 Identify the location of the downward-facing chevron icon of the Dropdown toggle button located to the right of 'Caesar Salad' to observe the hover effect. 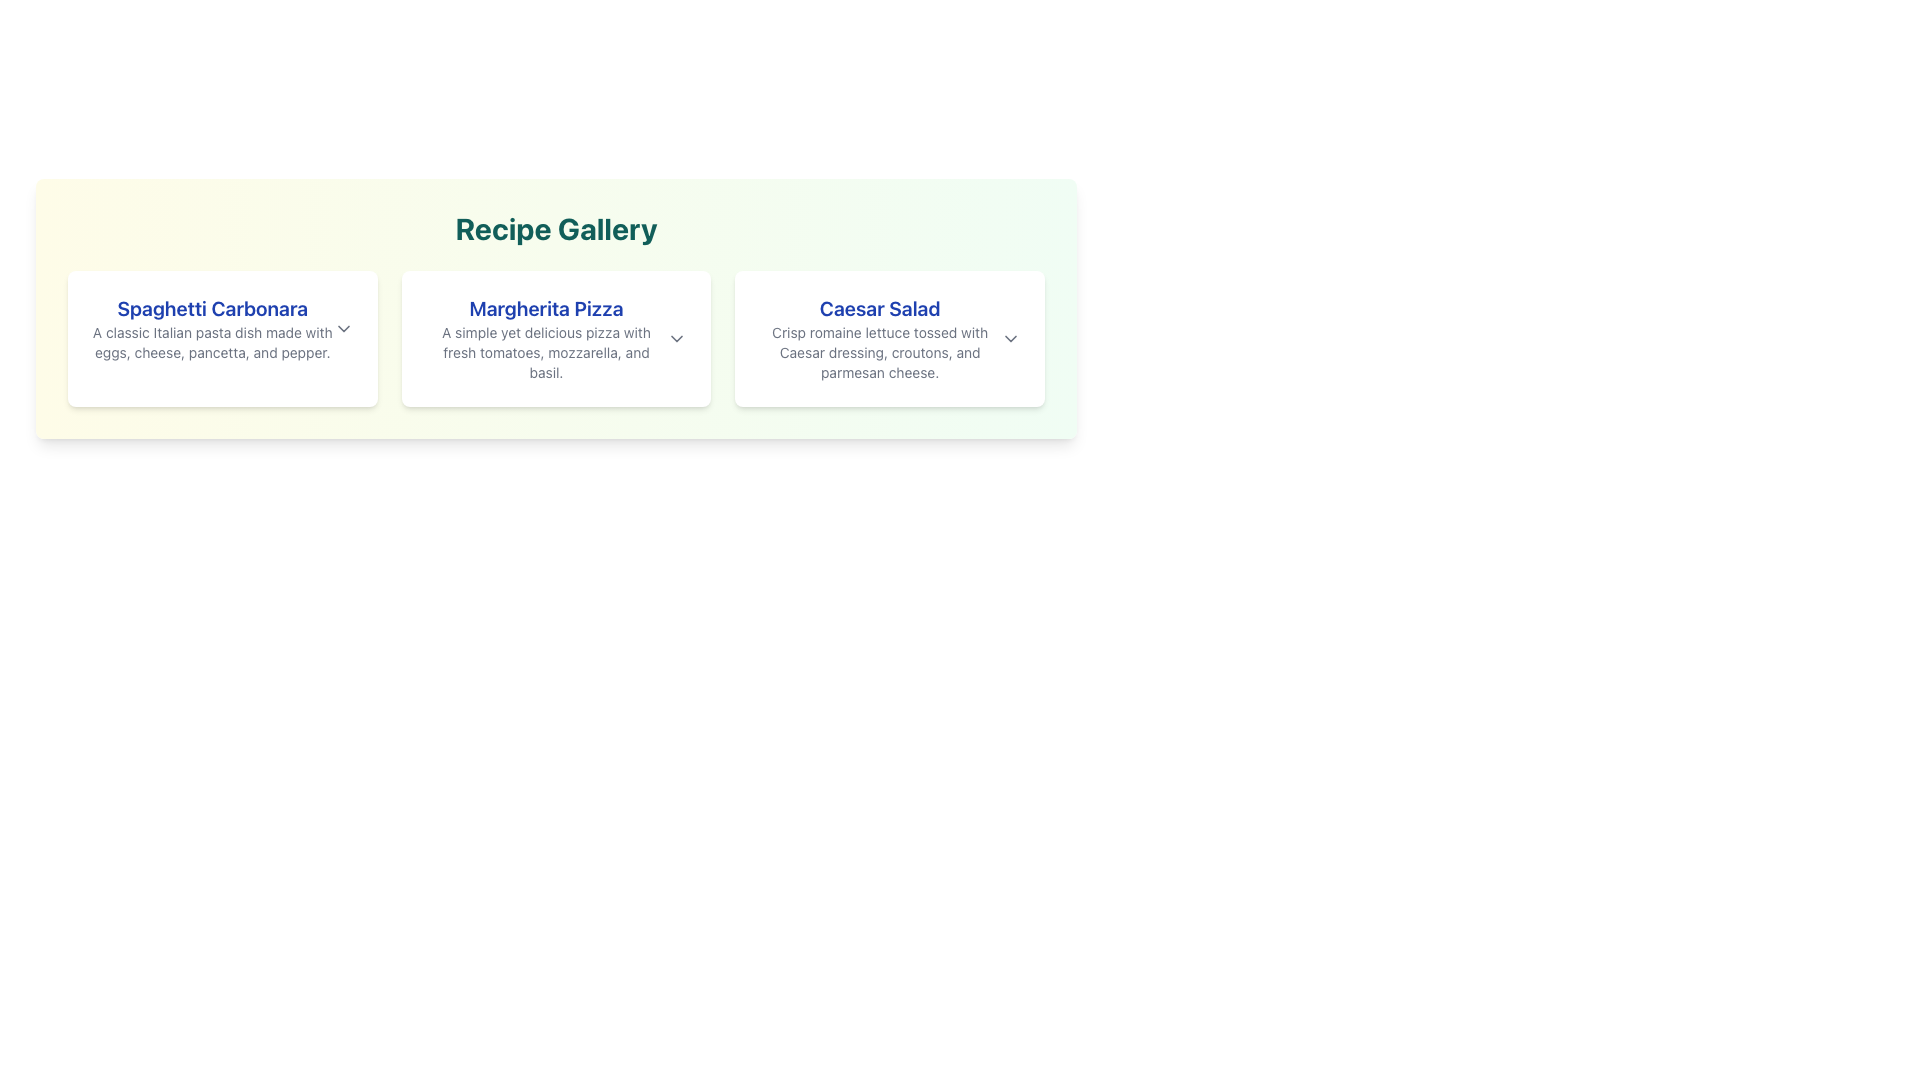
(1011, 338).